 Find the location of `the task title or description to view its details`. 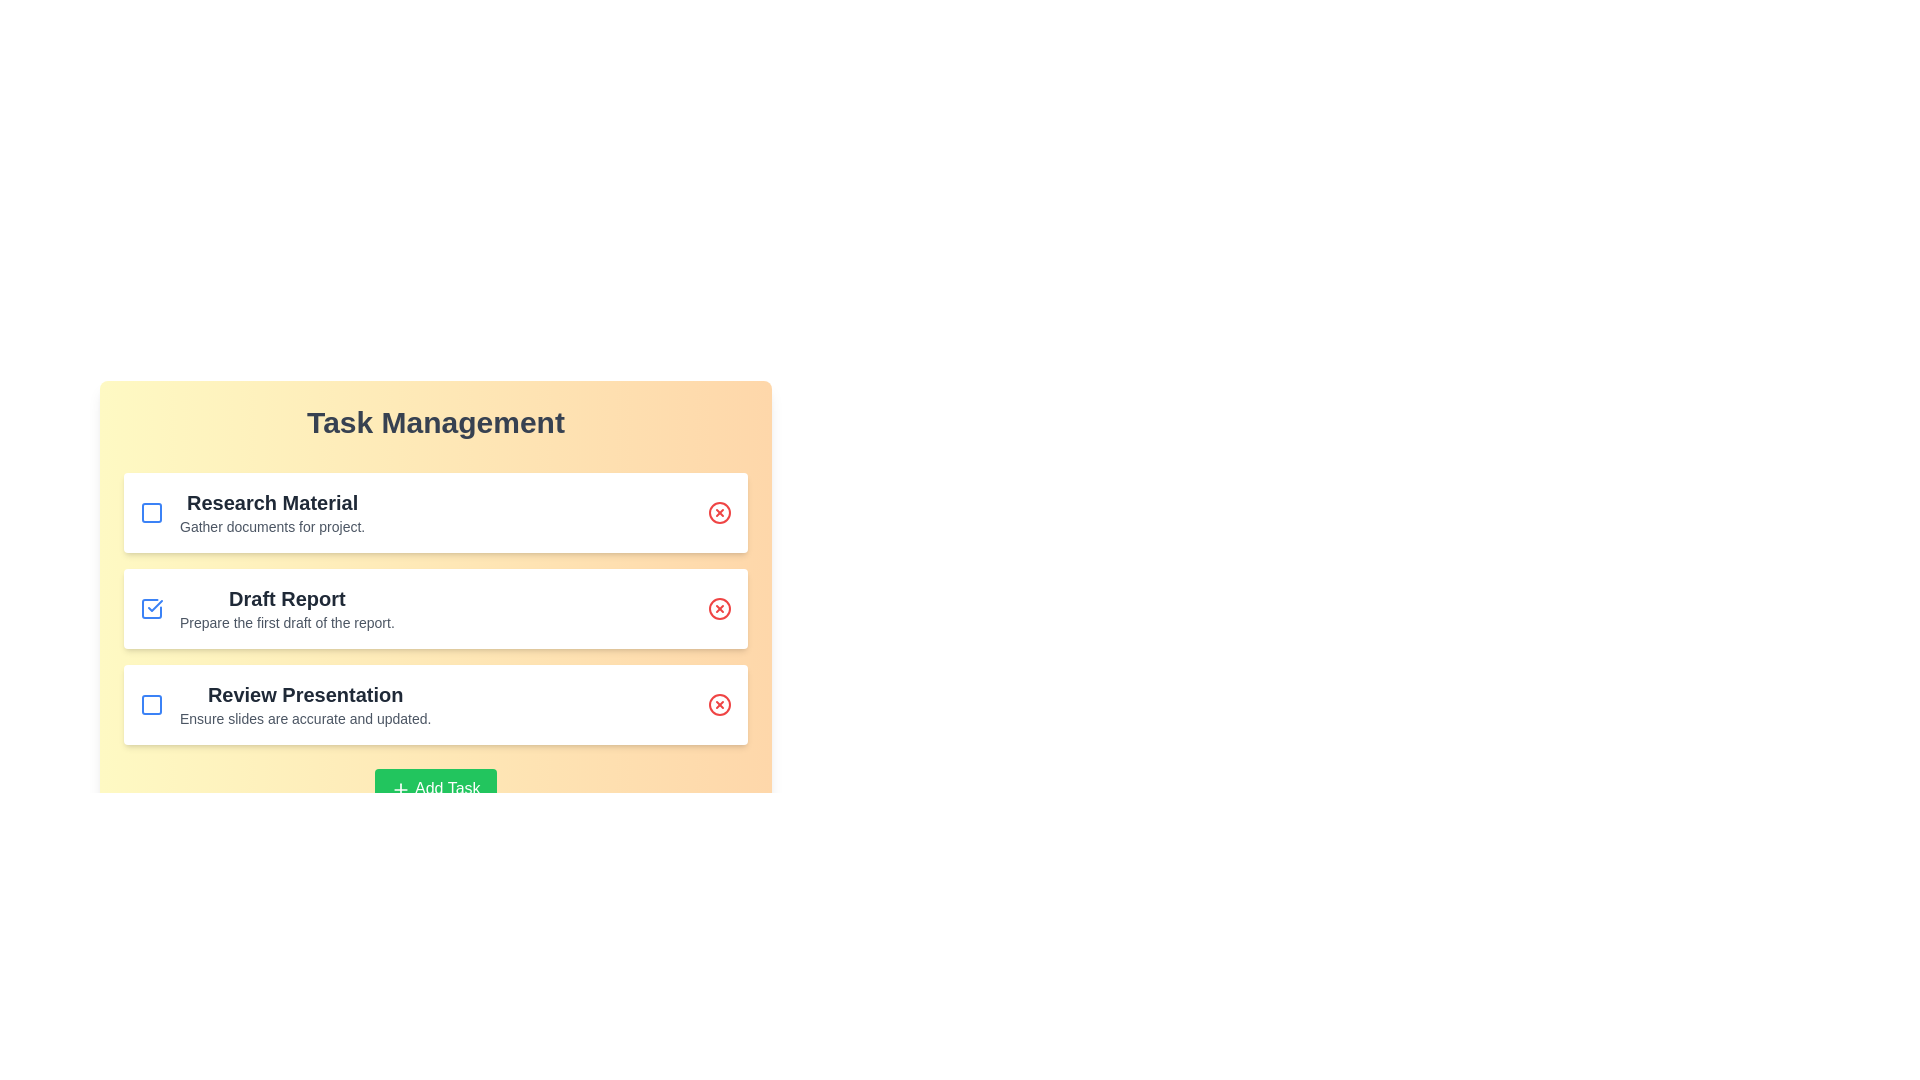

the task title or description to view its details is located at coordinates (271, 501).